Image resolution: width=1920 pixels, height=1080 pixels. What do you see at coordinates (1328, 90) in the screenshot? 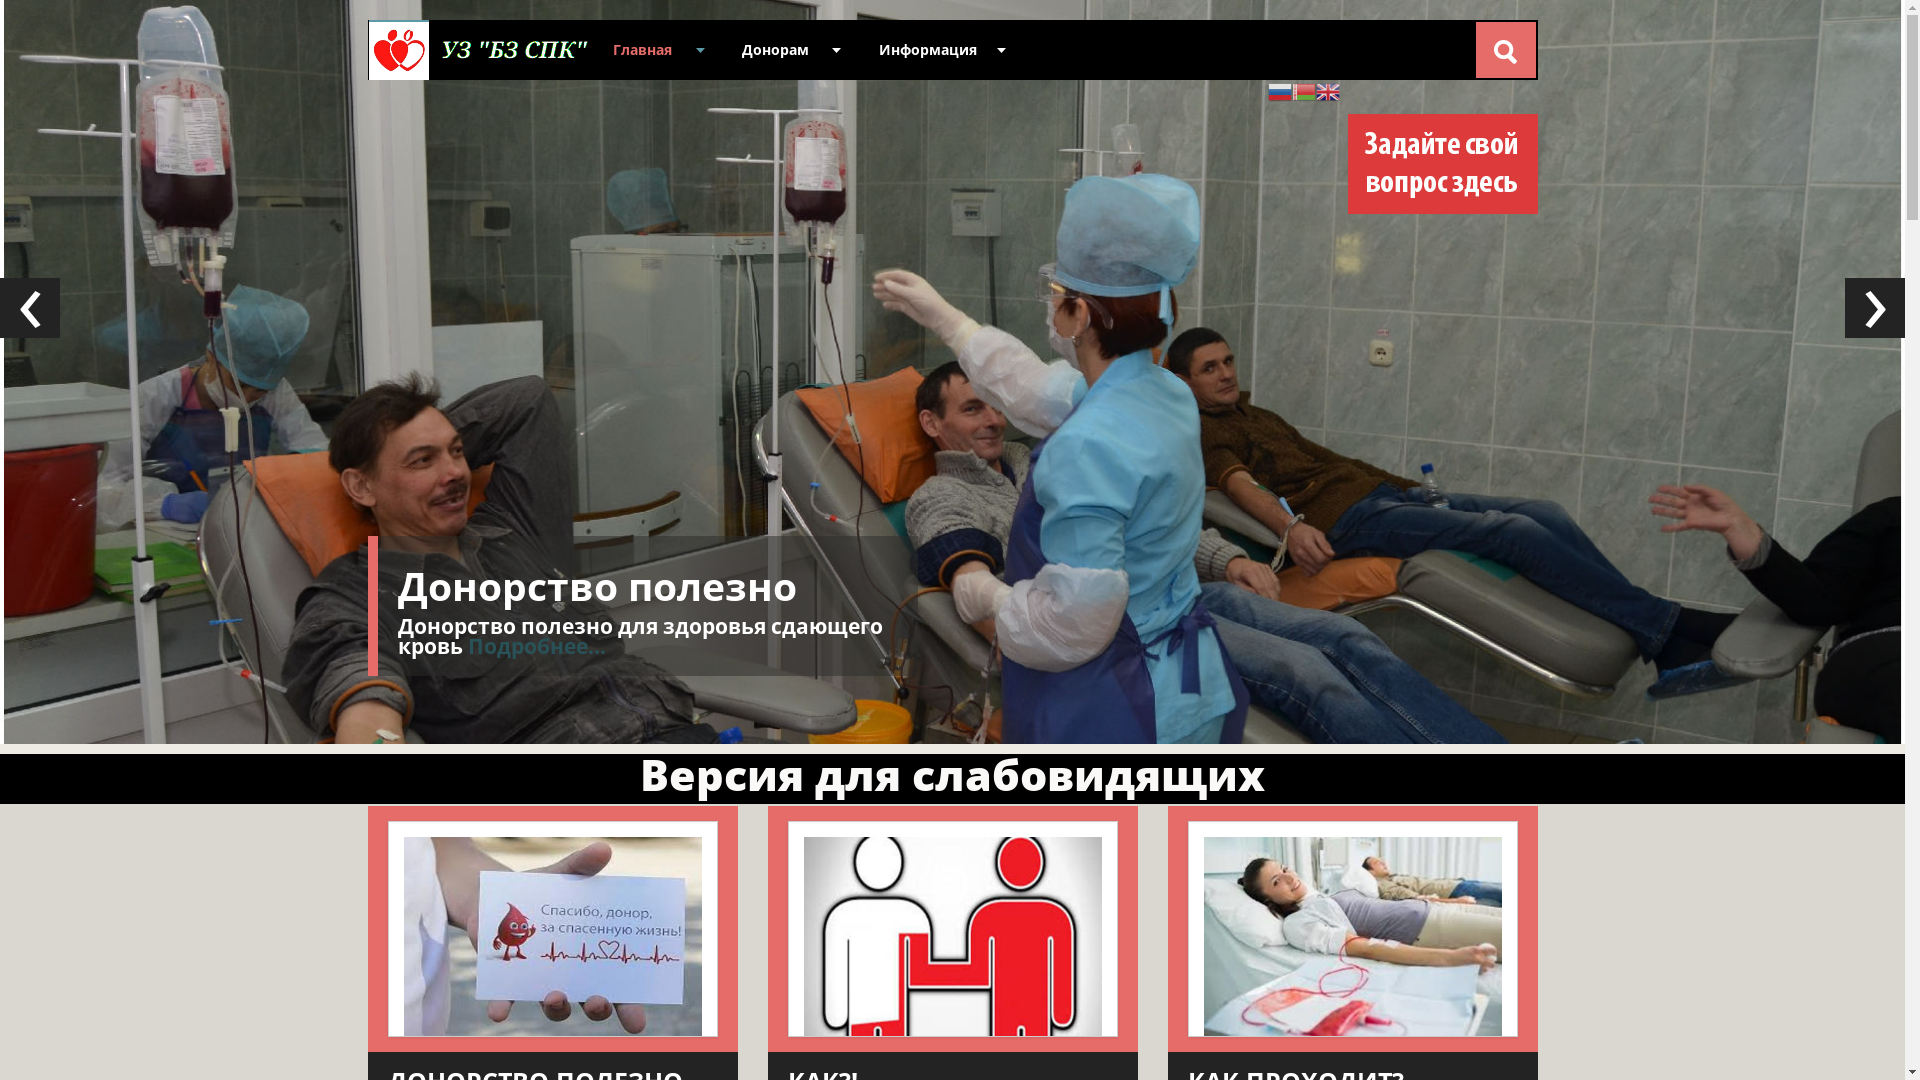
I see `'English'` at bounding box center [1328, 90].